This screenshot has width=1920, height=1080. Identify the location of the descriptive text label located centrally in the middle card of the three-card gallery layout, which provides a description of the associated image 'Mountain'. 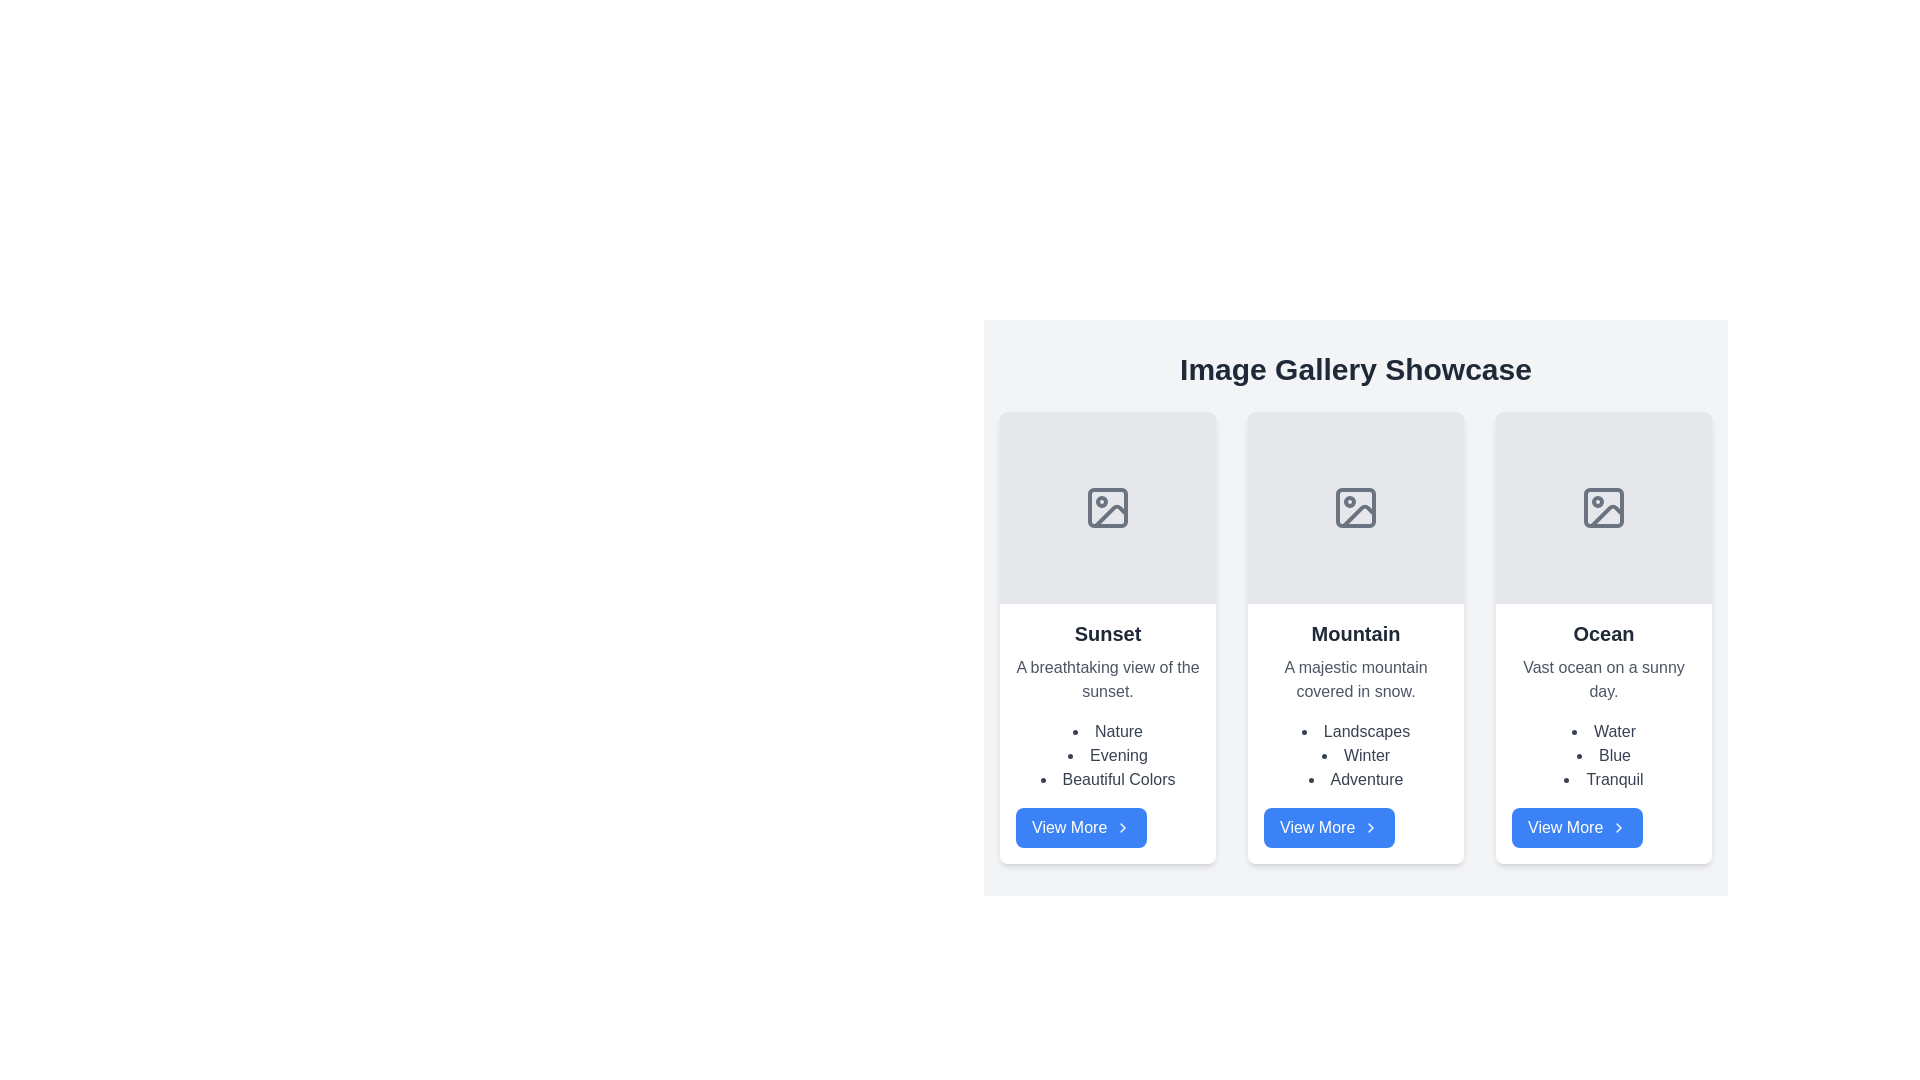
(1356, 678).